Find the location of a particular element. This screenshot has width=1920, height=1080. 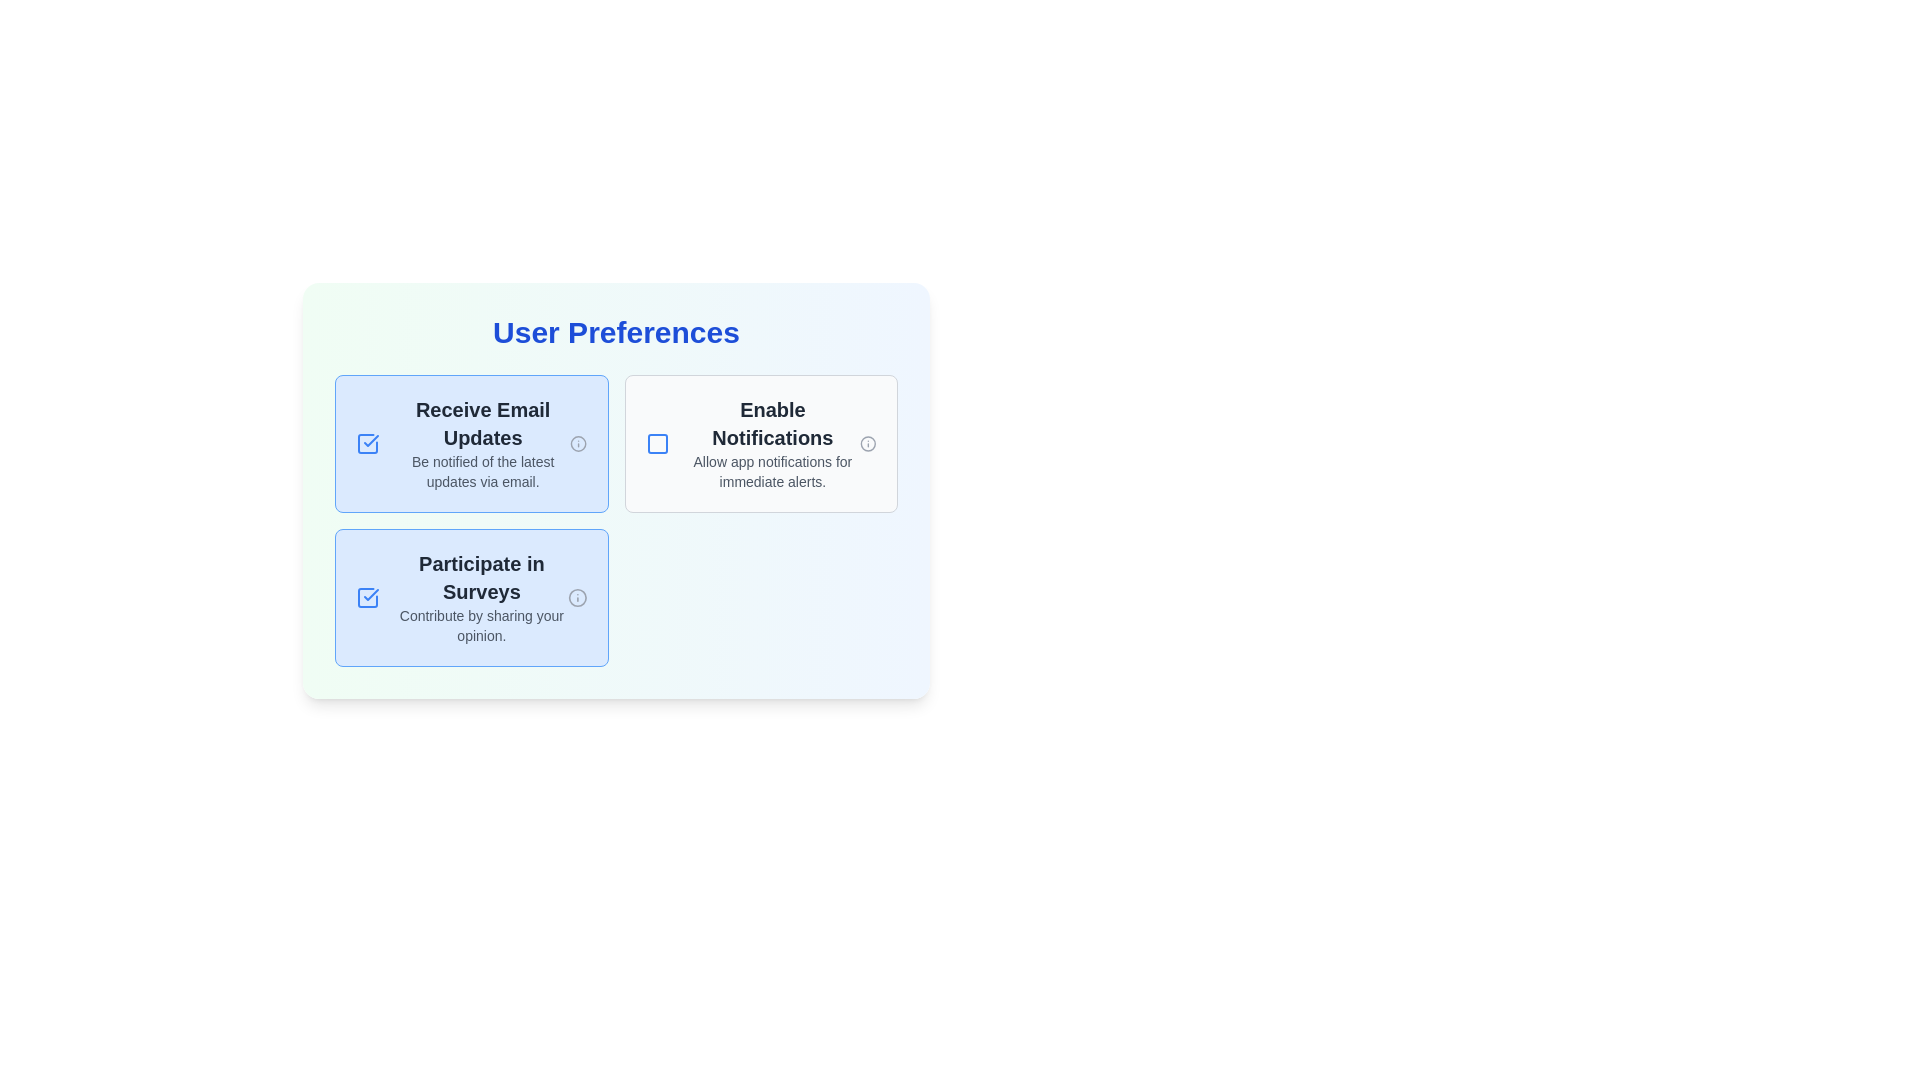

the SVG circular vector graphic representing part of the information icon next to the 'Enable Notifications' text is located at coordinates (576, 596).